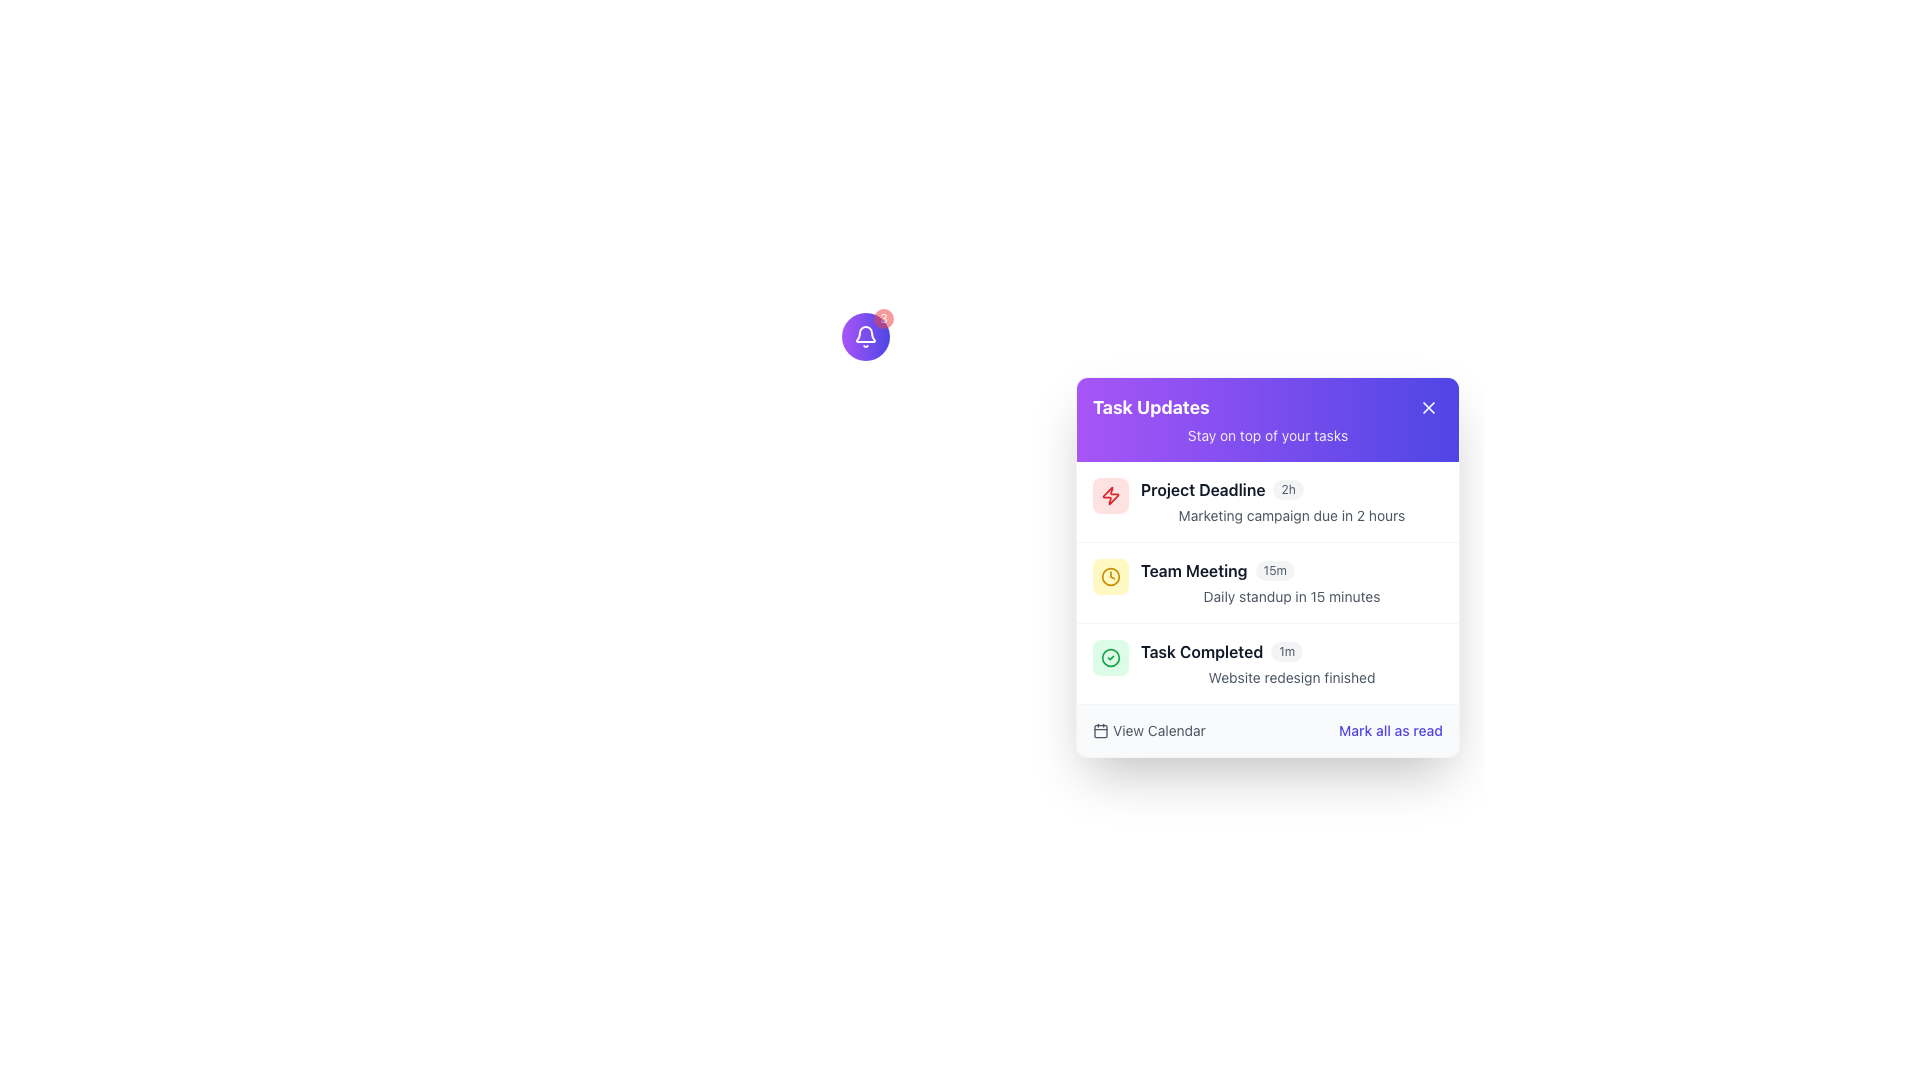 This screenshot has height=1080, width=1920. What do you see at coordinates (1266, 663) in the screenshot?
I see `the notification entry displaying 'Task Completed' with a green checkmark icon, located as the third item in the notification panel` at bounding box center [1266, 663].